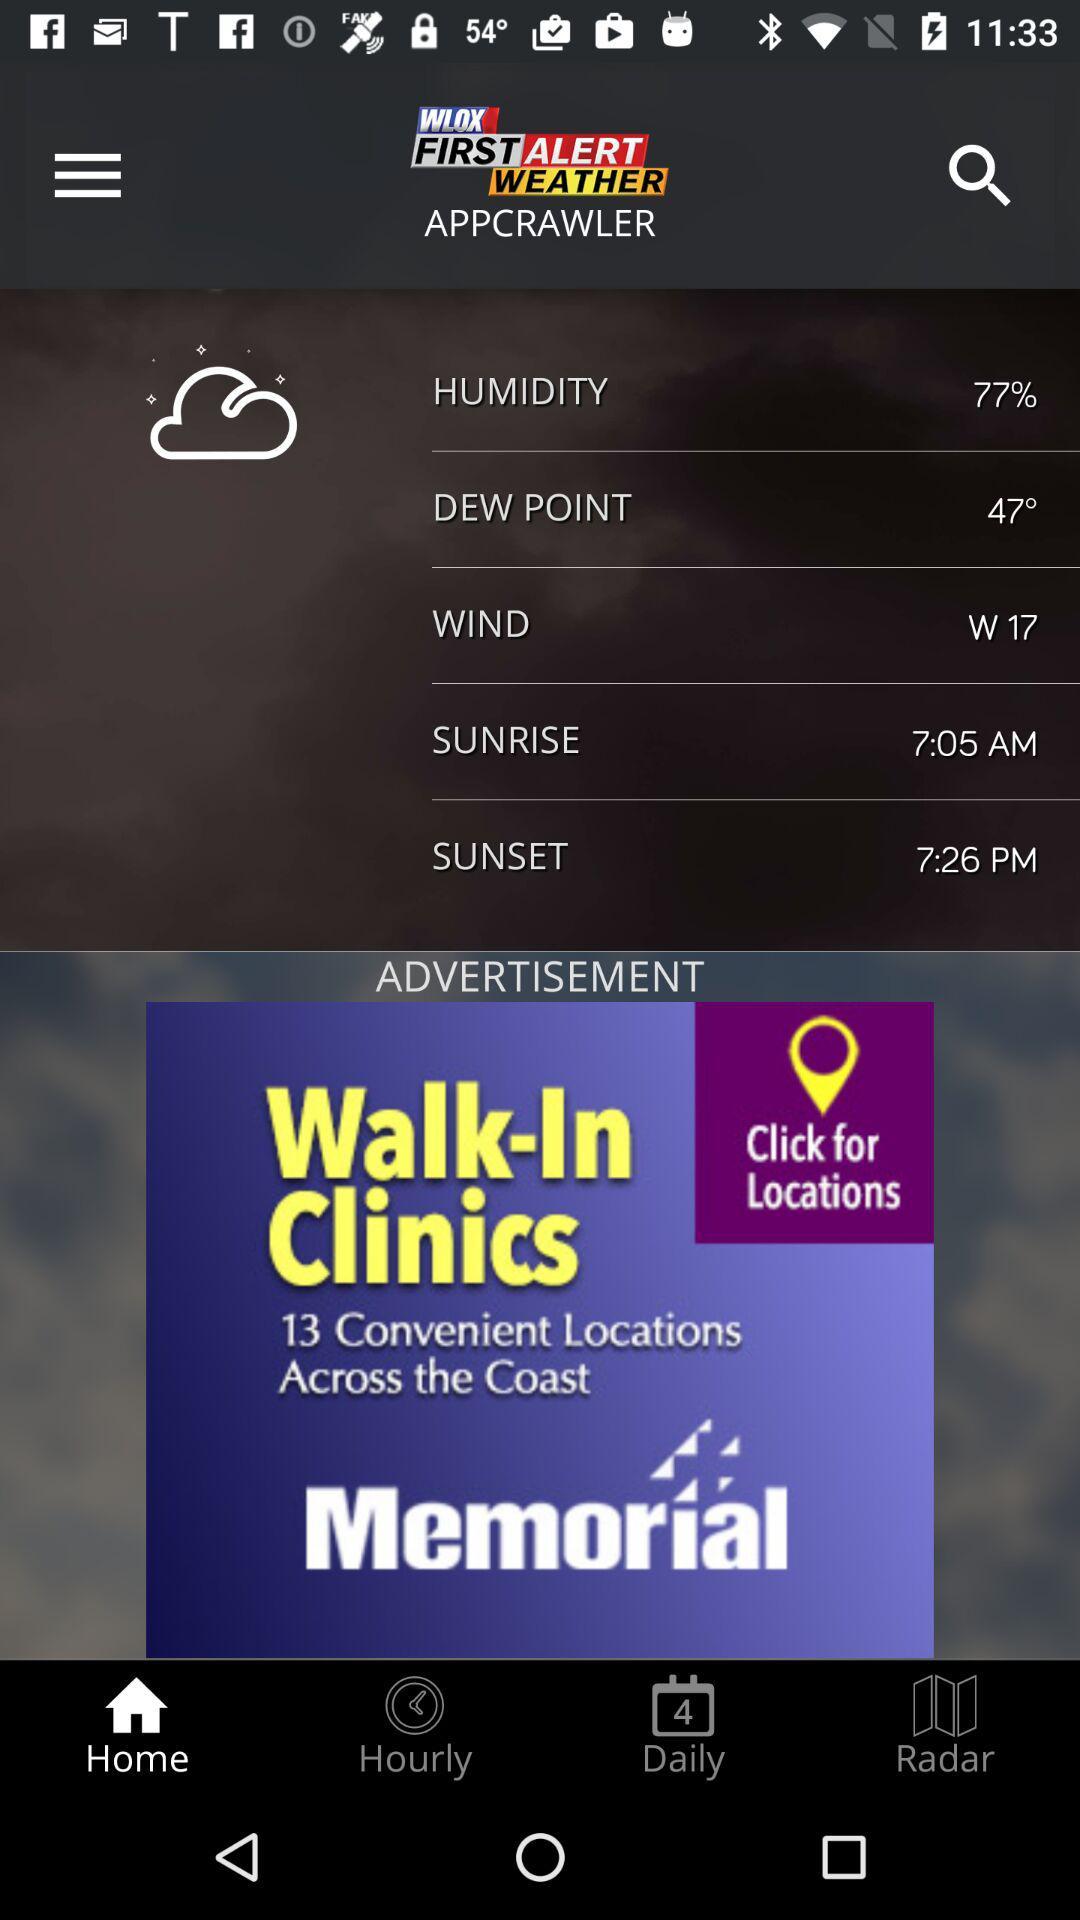 Image resolution: width=1080 pixels, height=1920 pixels. Describe the element at coordinates (945, 1726) in the screenshot. I see `the radar at the bottom right corner` at that location.